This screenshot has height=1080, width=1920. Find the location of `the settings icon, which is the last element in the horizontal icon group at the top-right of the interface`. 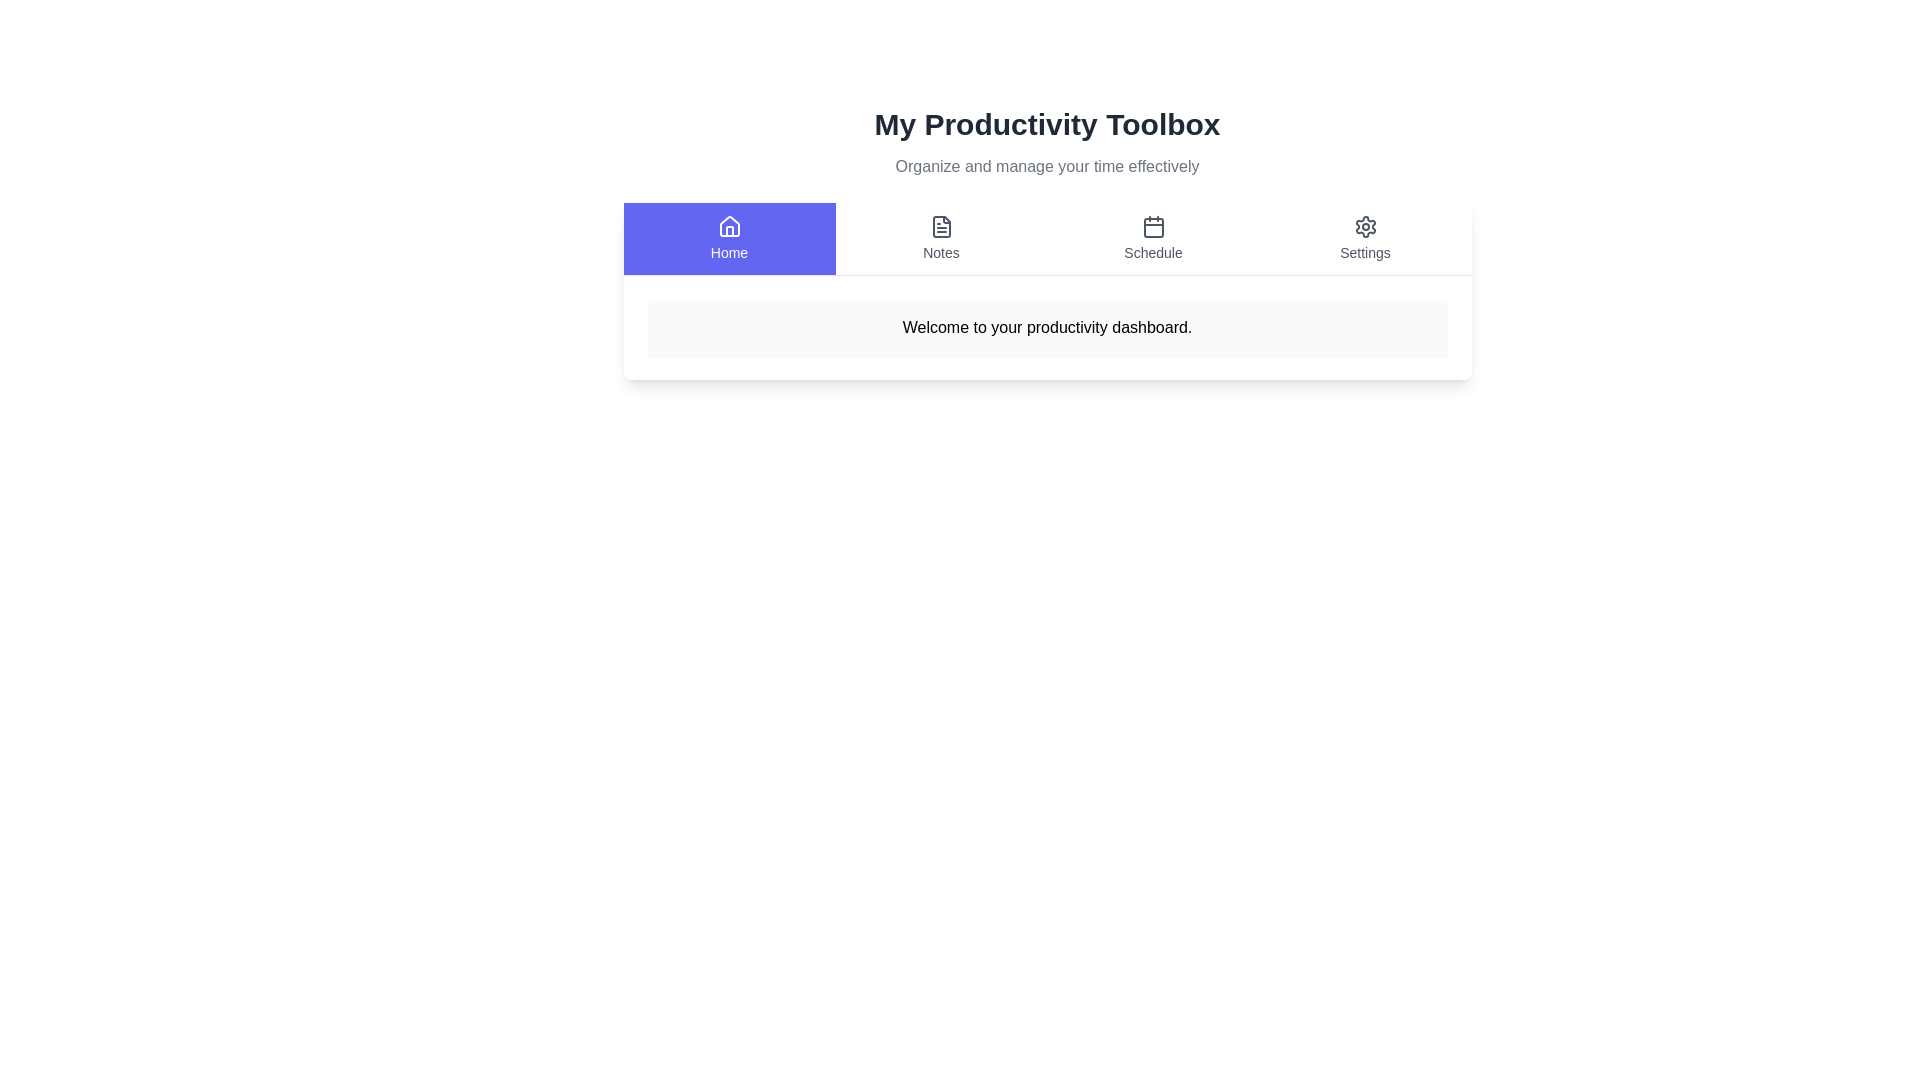

the settings icon, which is the last element in the horizontal icon group at the top-right of the interface is located at coordinates (1364, 226).